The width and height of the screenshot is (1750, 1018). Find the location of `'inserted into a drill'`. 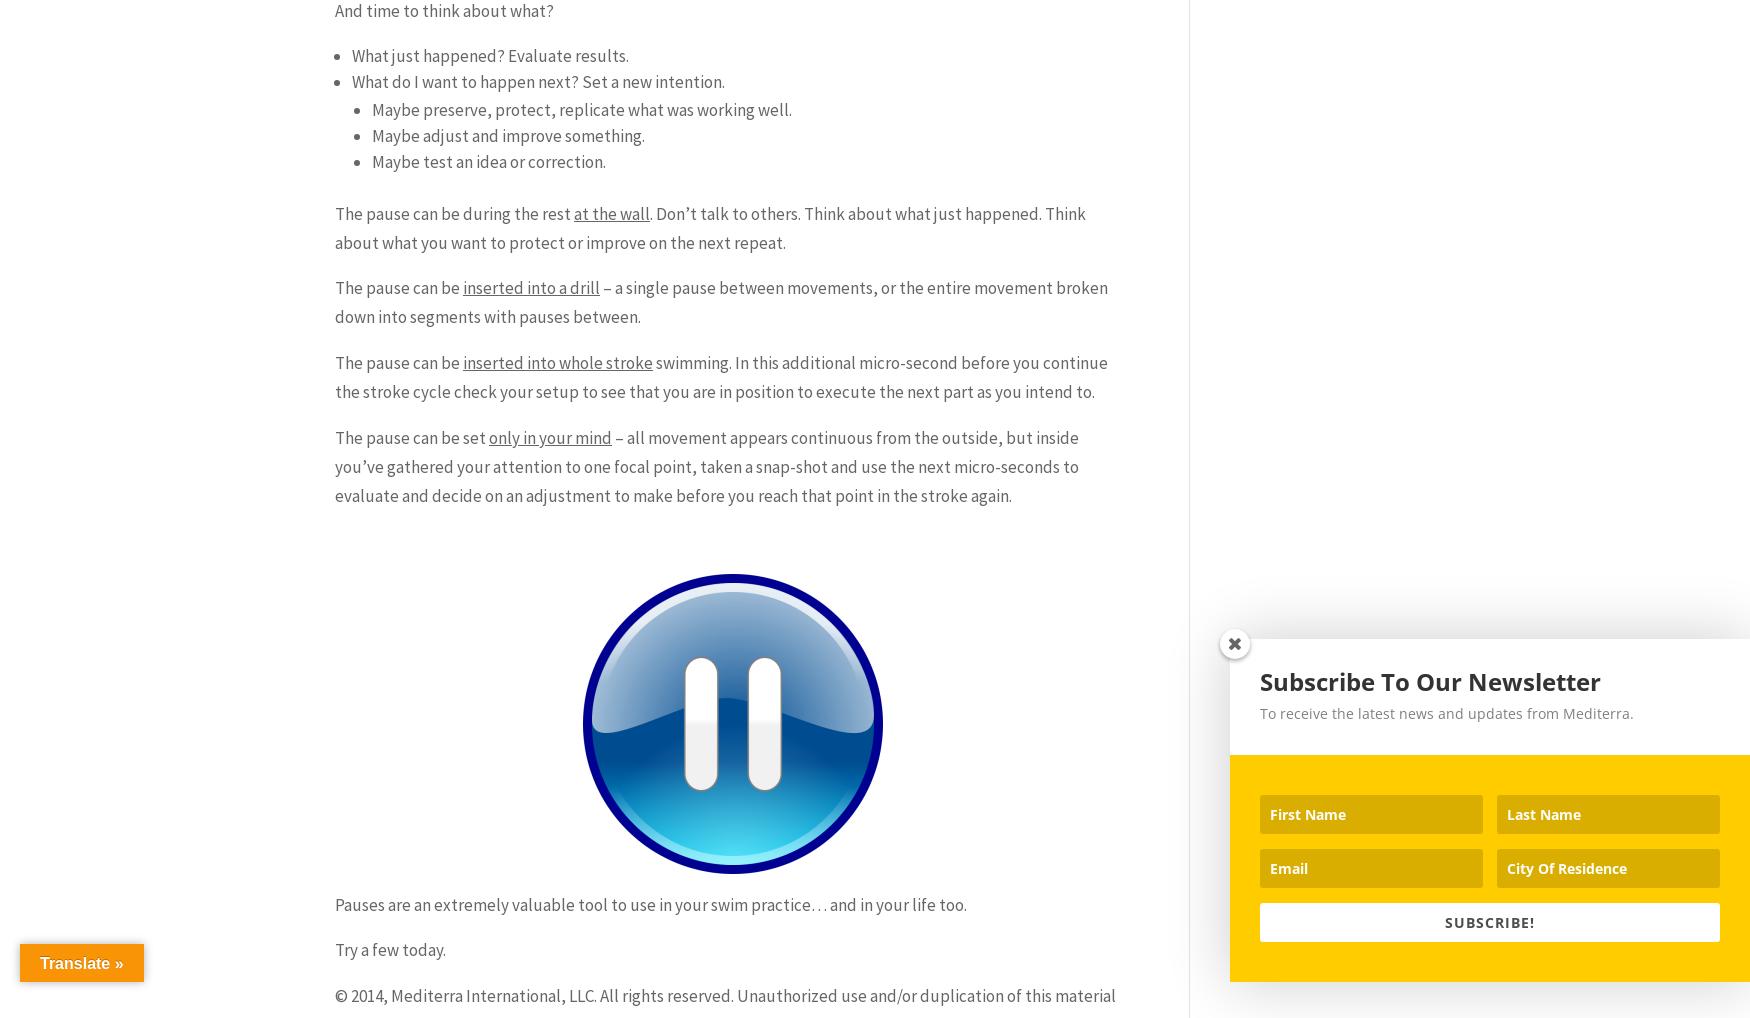

'inserted into a drill' is located at coordinates (530, 287).